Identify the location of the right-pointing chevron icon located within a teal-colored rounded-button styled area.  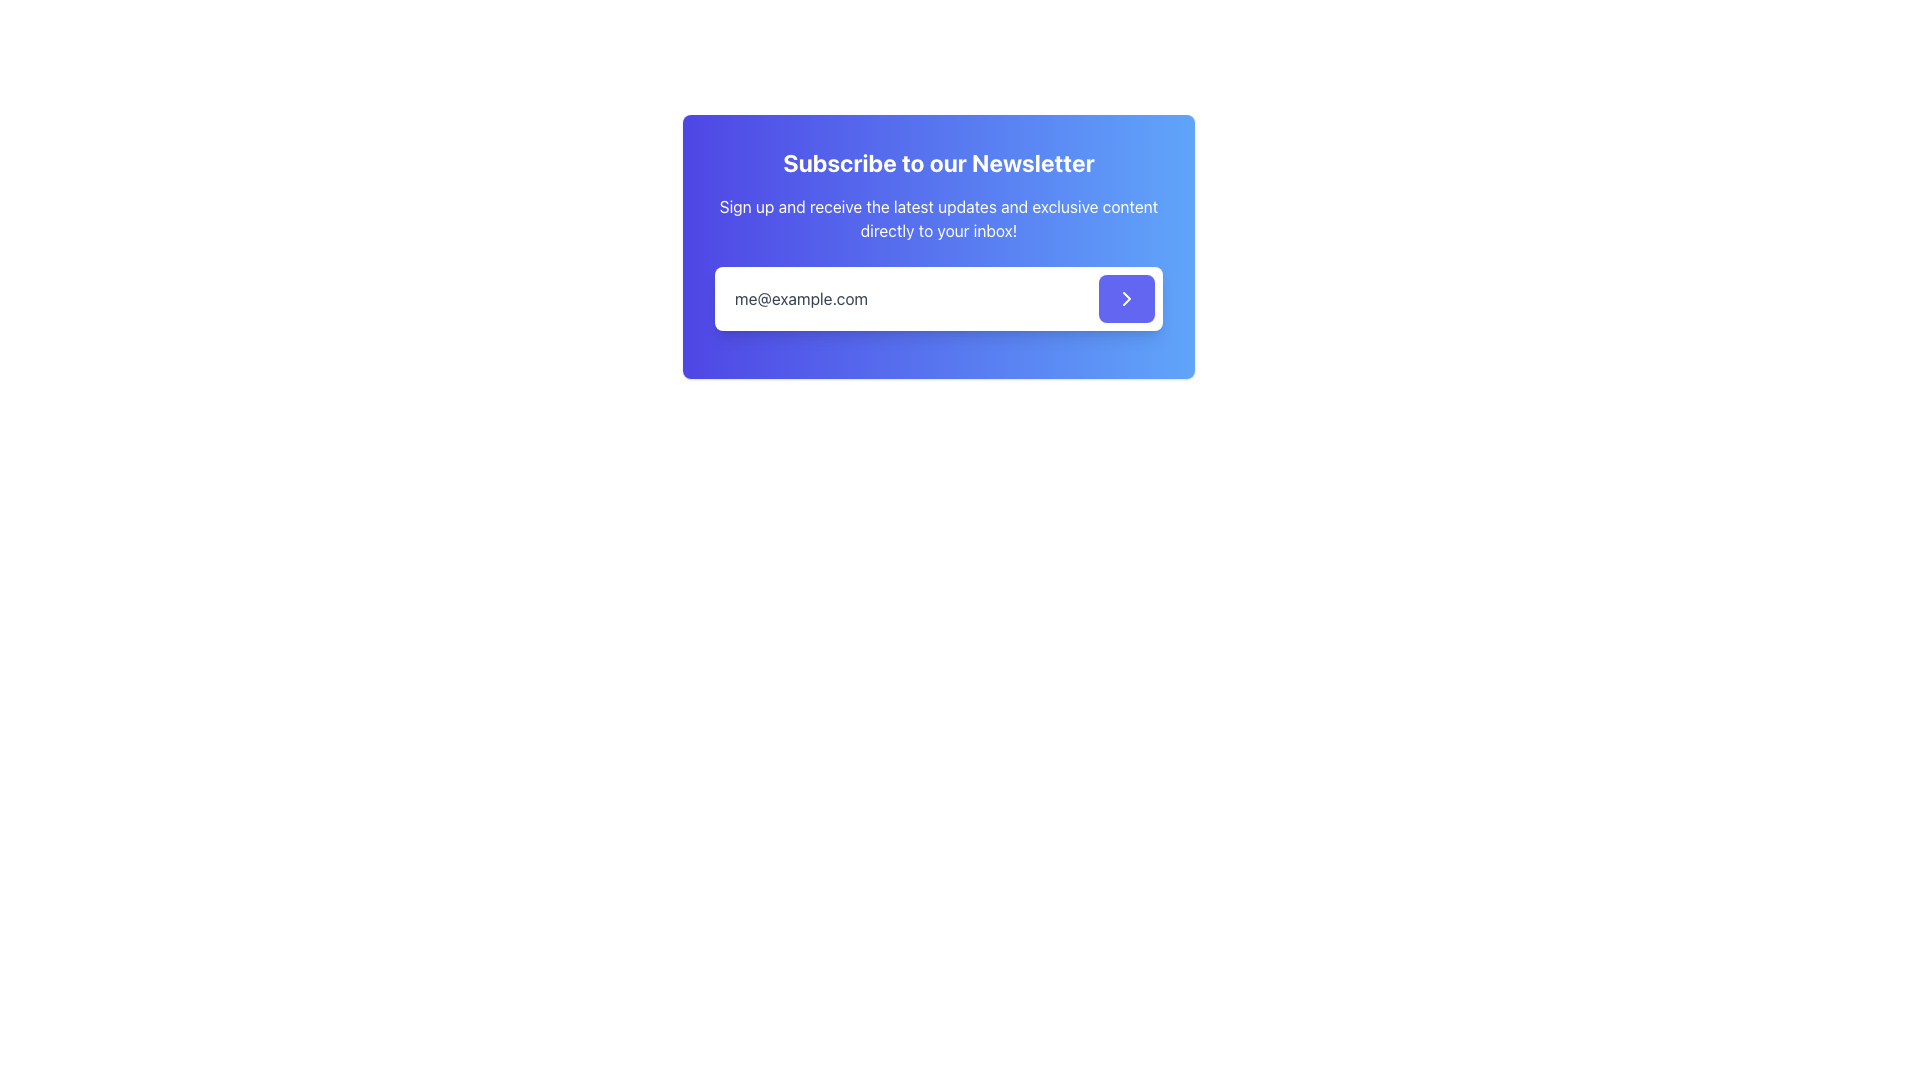
(1127, 299).